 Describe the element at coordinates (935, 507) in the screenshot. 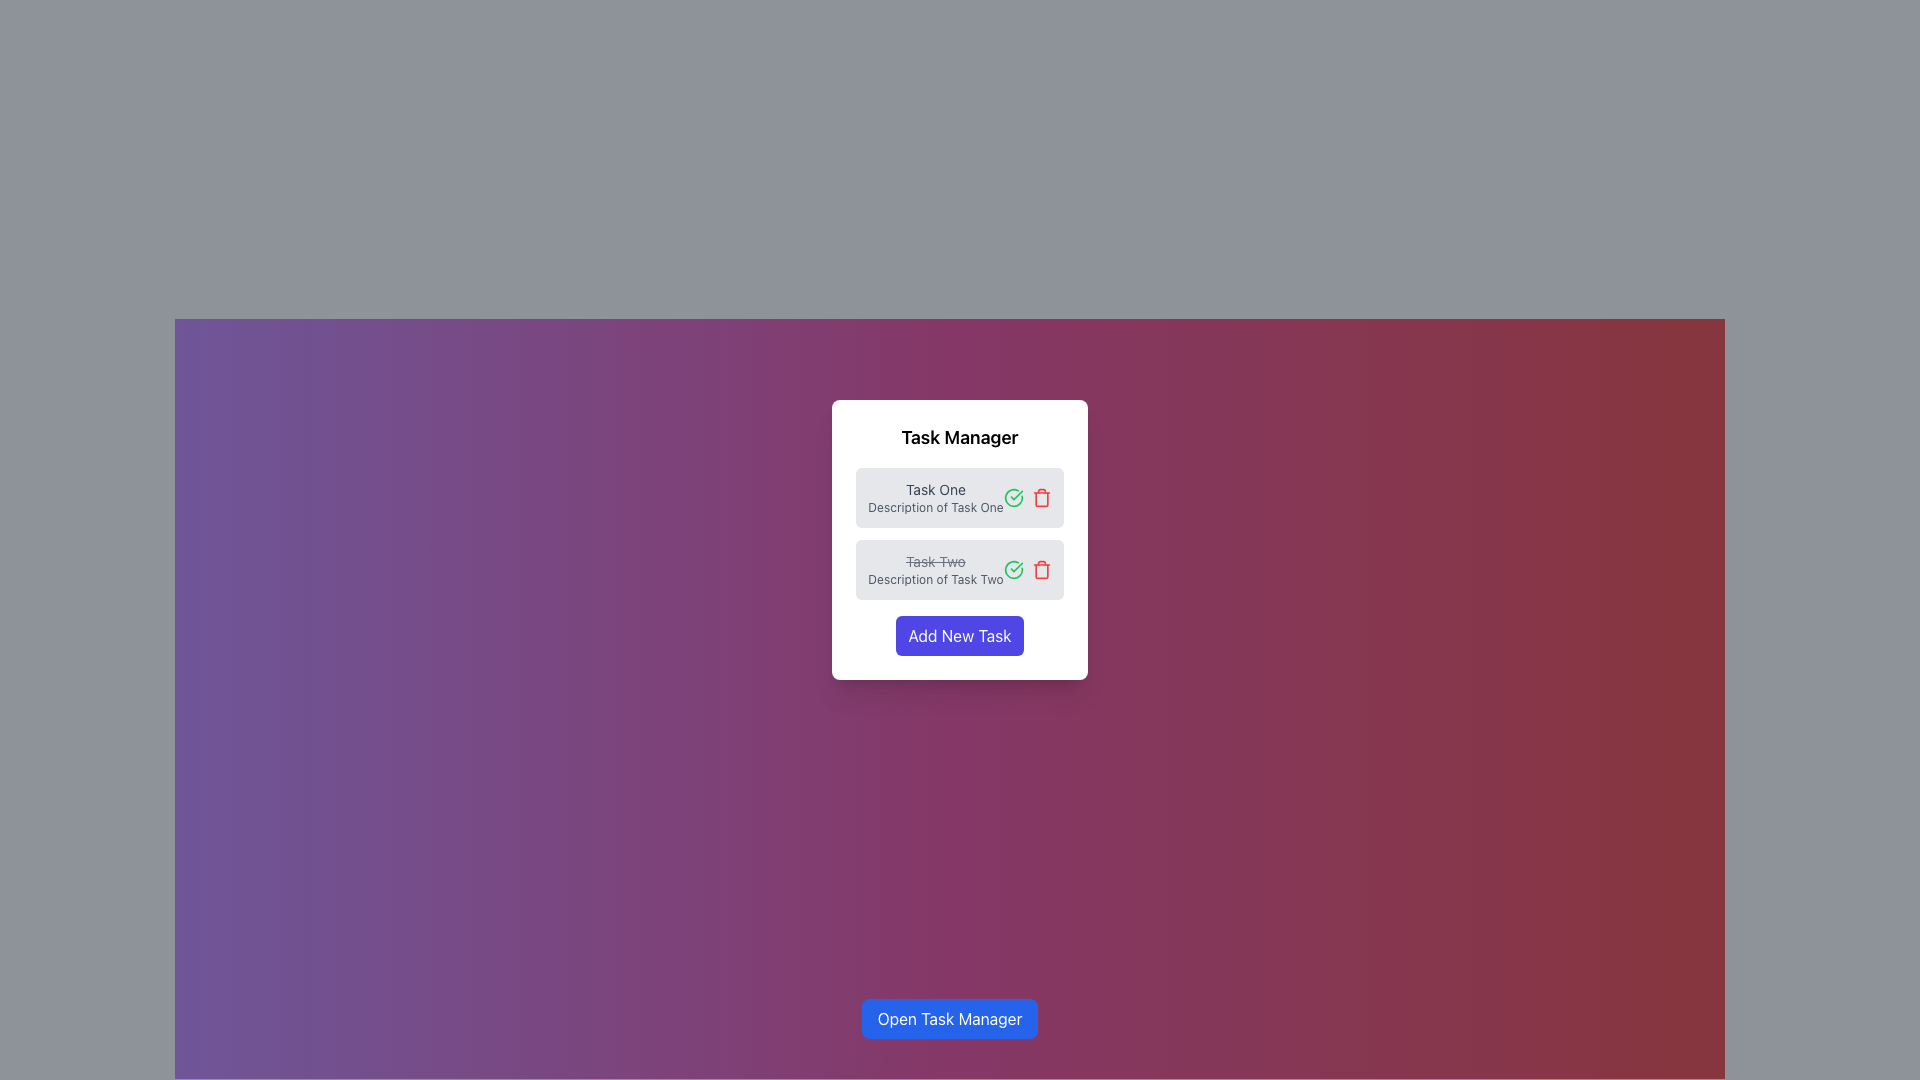

I see `the static text label providing details about 'Task One' located under the 'Task One' title in the 'Task Manager' interface` at that location.